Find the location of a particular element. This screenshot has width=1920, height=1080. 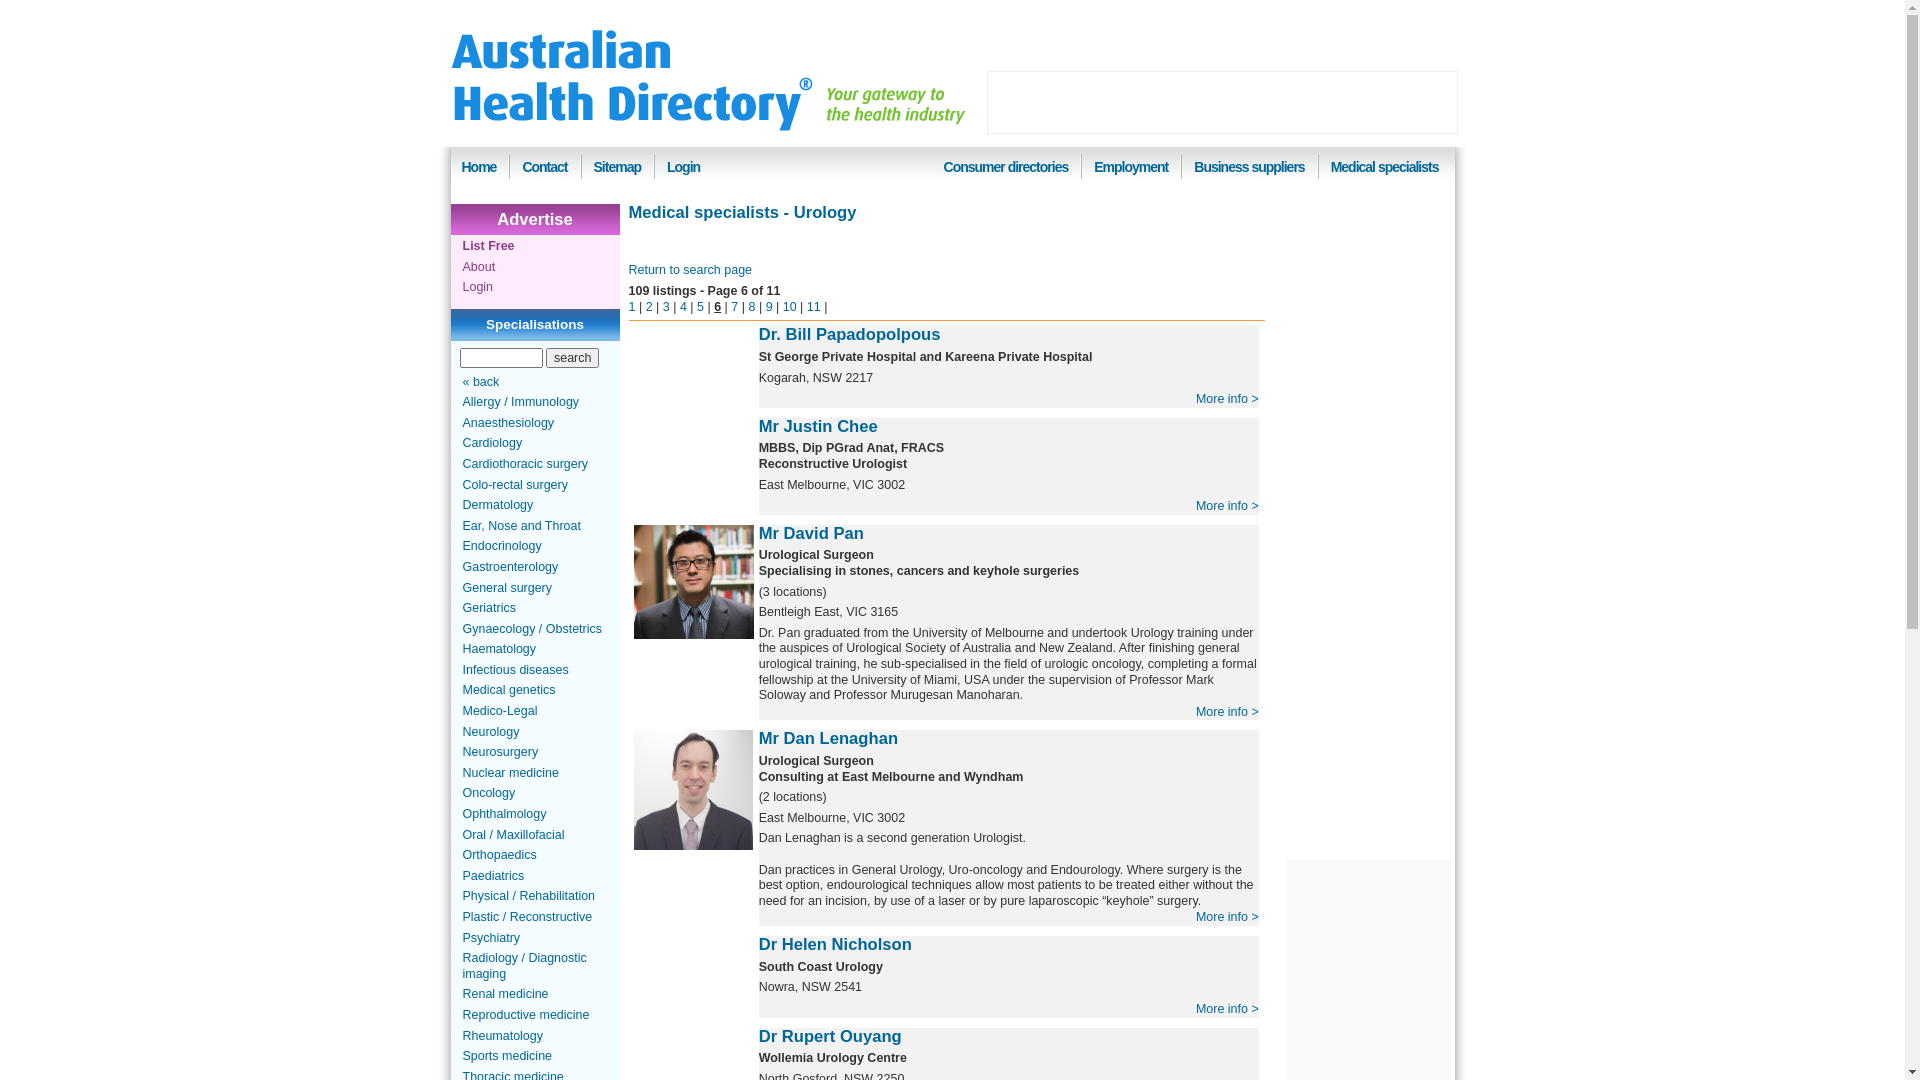

'More info >' is located at coordinates (1226, 398).